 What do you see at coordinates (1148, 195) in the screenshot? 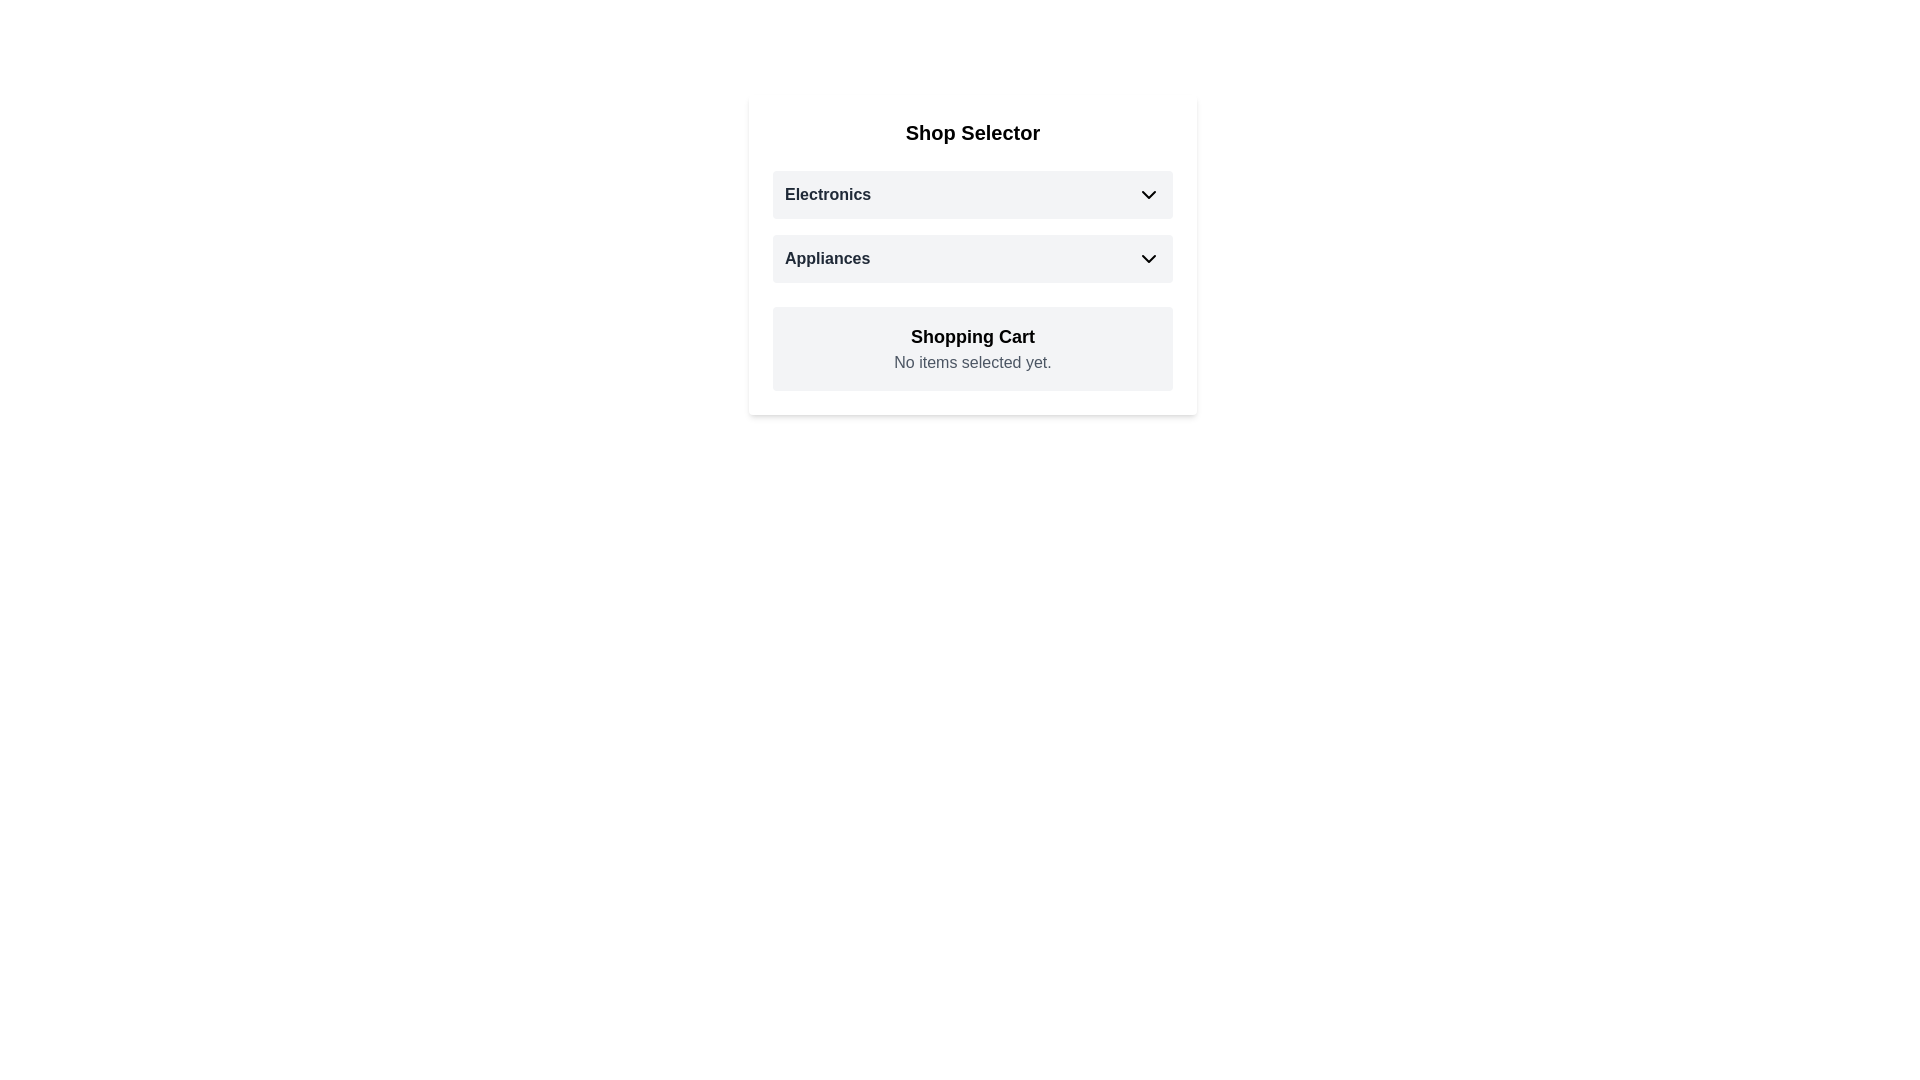
I see `the downward-pointing chevron icon located at the right end of the 'Electronics' bar` at bounding box center [1148, 195].